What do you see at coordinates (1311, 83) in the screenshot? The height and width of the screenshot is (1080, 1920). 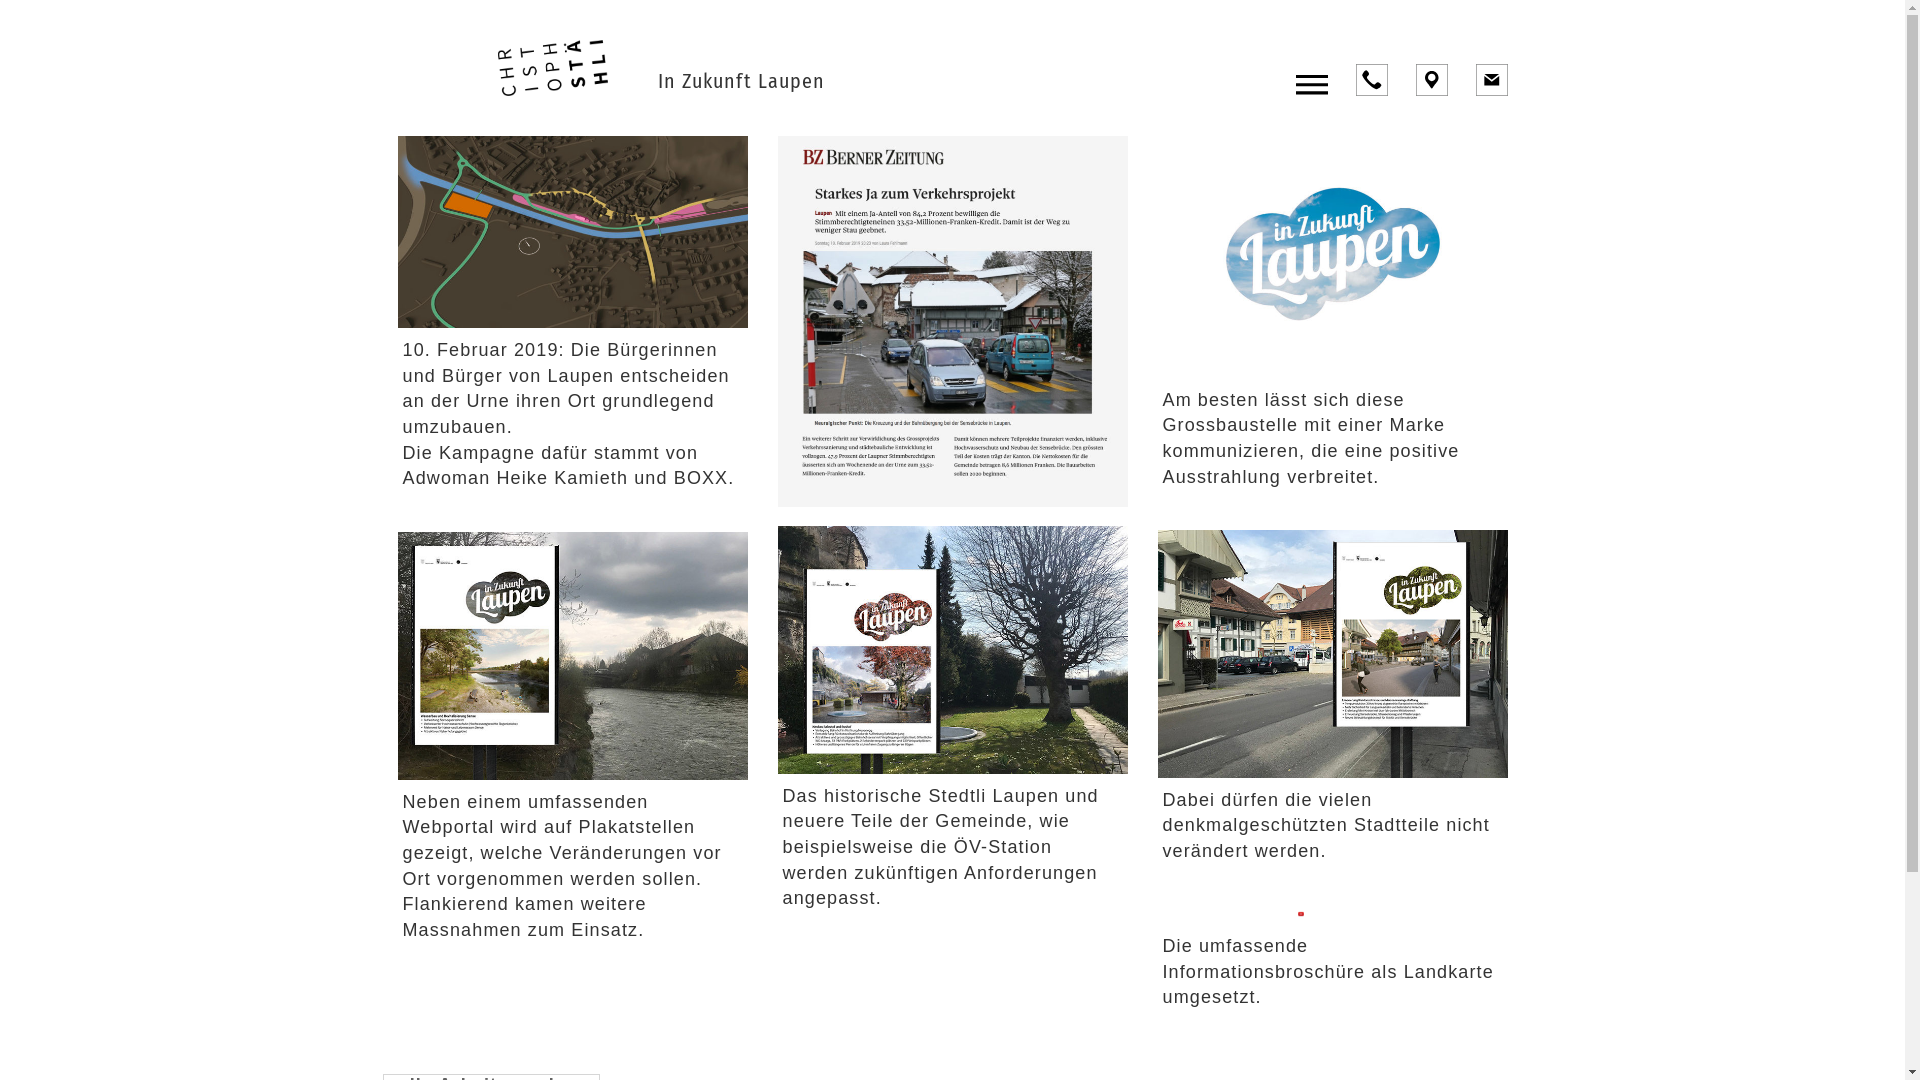 I see `'Toggle navigation'` at bounding box center [1311, 83].